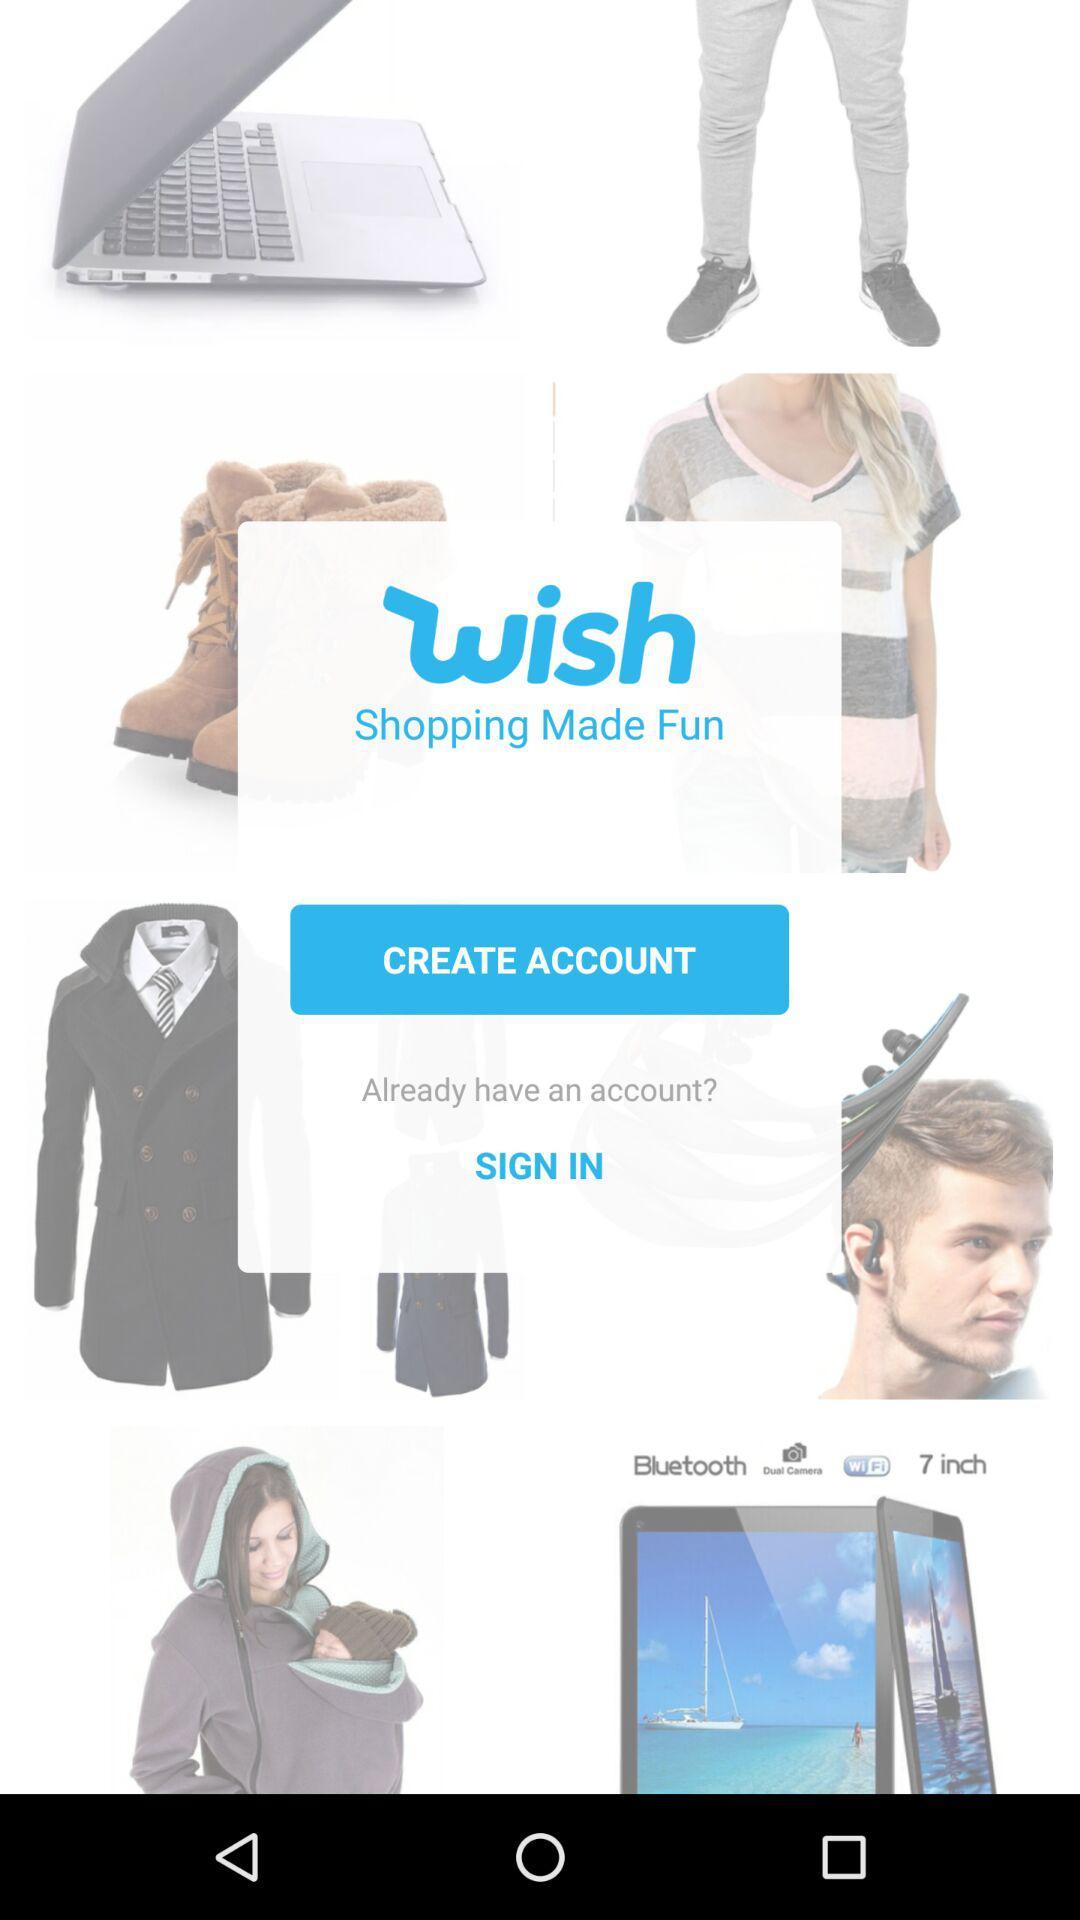  Describe the element at coordinates (801, 162) in the screenshot. I see `men 's pants` at that location.